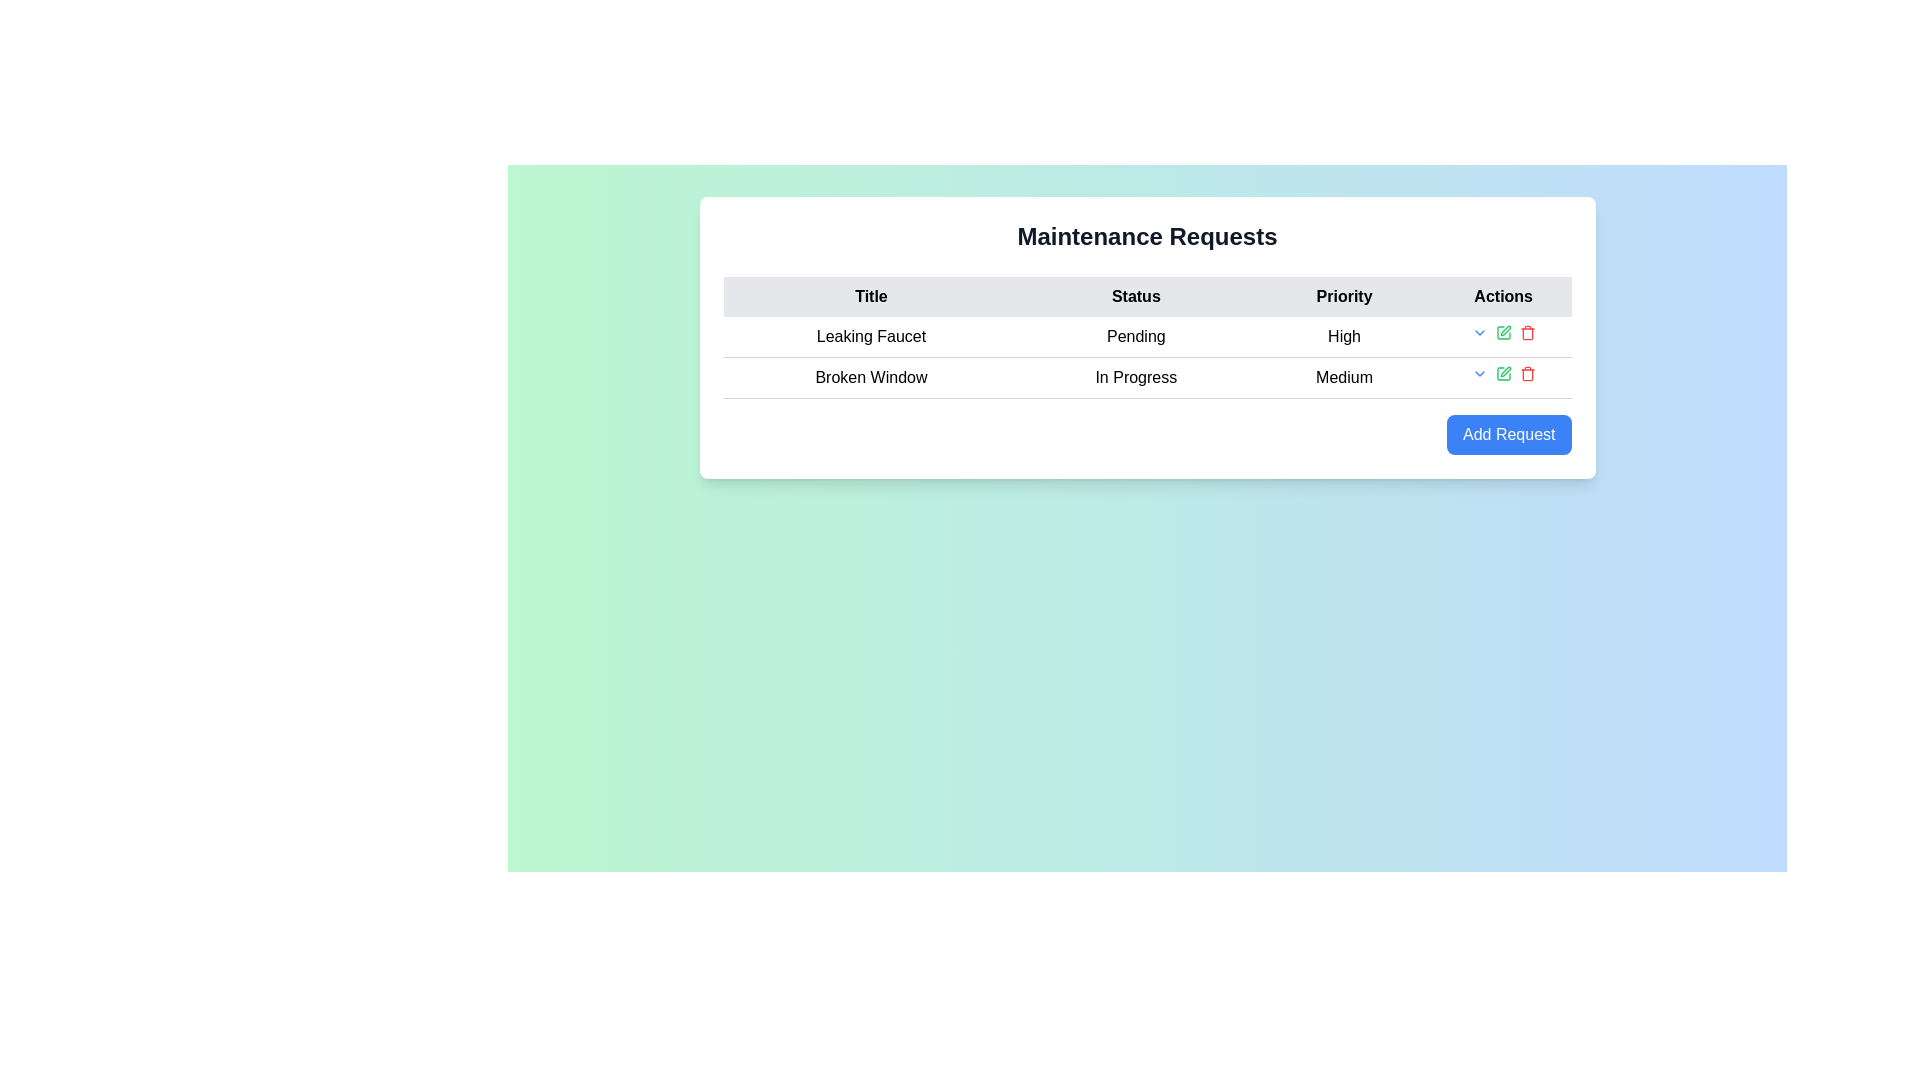  Describe the element at coordinates (1147, 297) in the screenshot. I see `the table header row containing the headers 'Title', 'Status', 'Priority', and 'Actions', which is styled with a gray background and is the first row in the table under 'Maintenance Requests'` at that location.